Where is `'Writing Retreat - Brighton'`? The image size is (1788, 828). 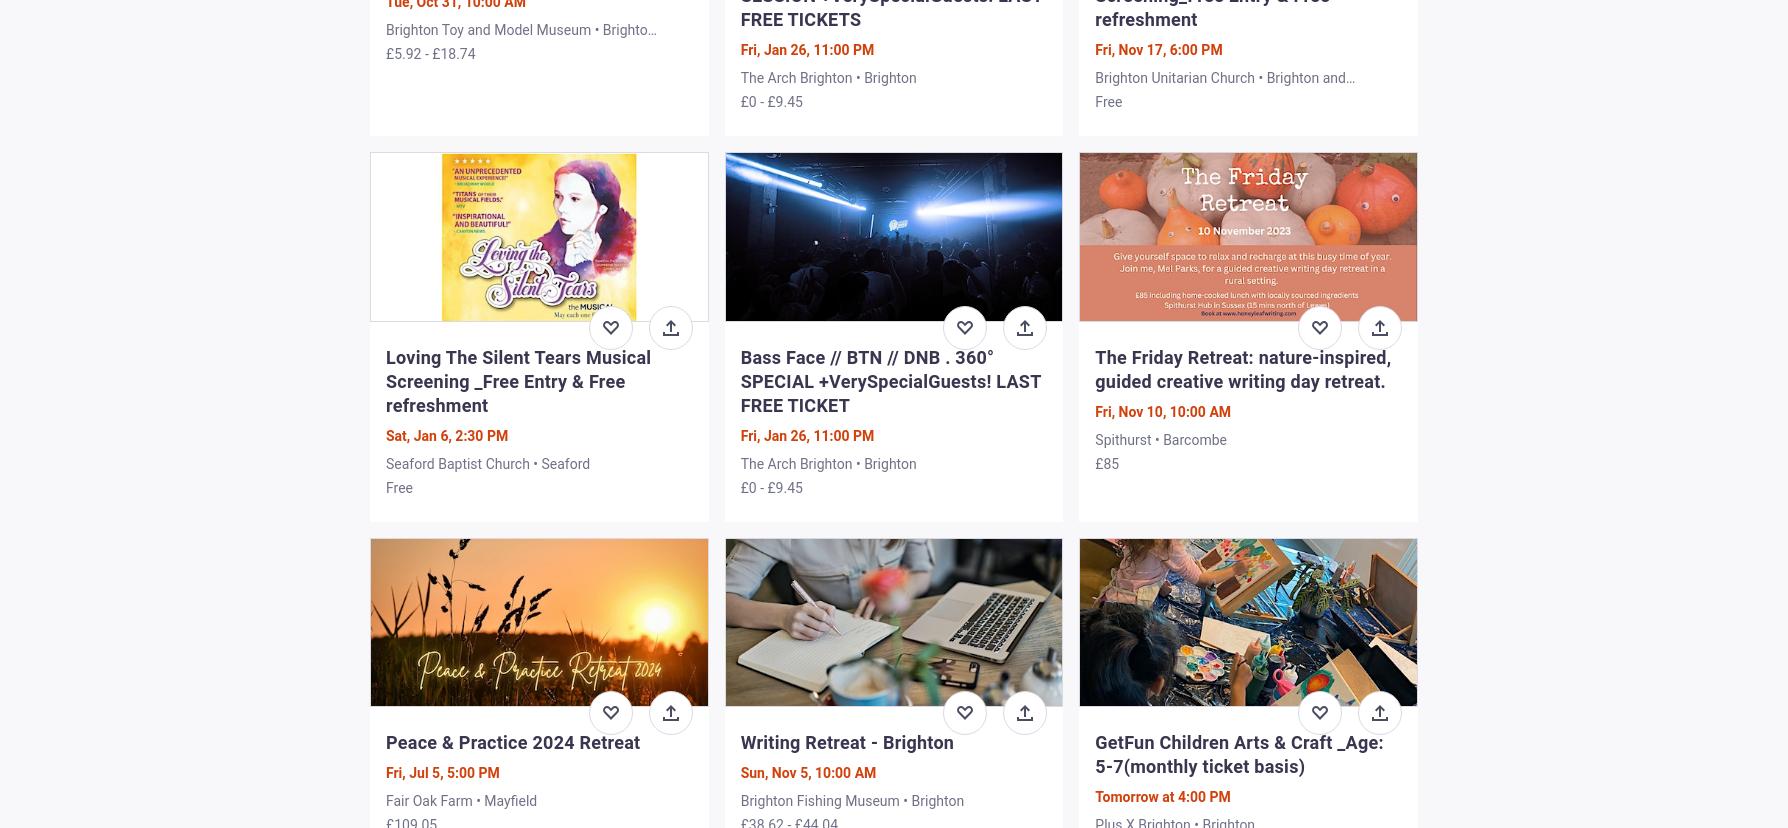
'Writing Retreat - Brighton' is located at coordinates (739, 740).